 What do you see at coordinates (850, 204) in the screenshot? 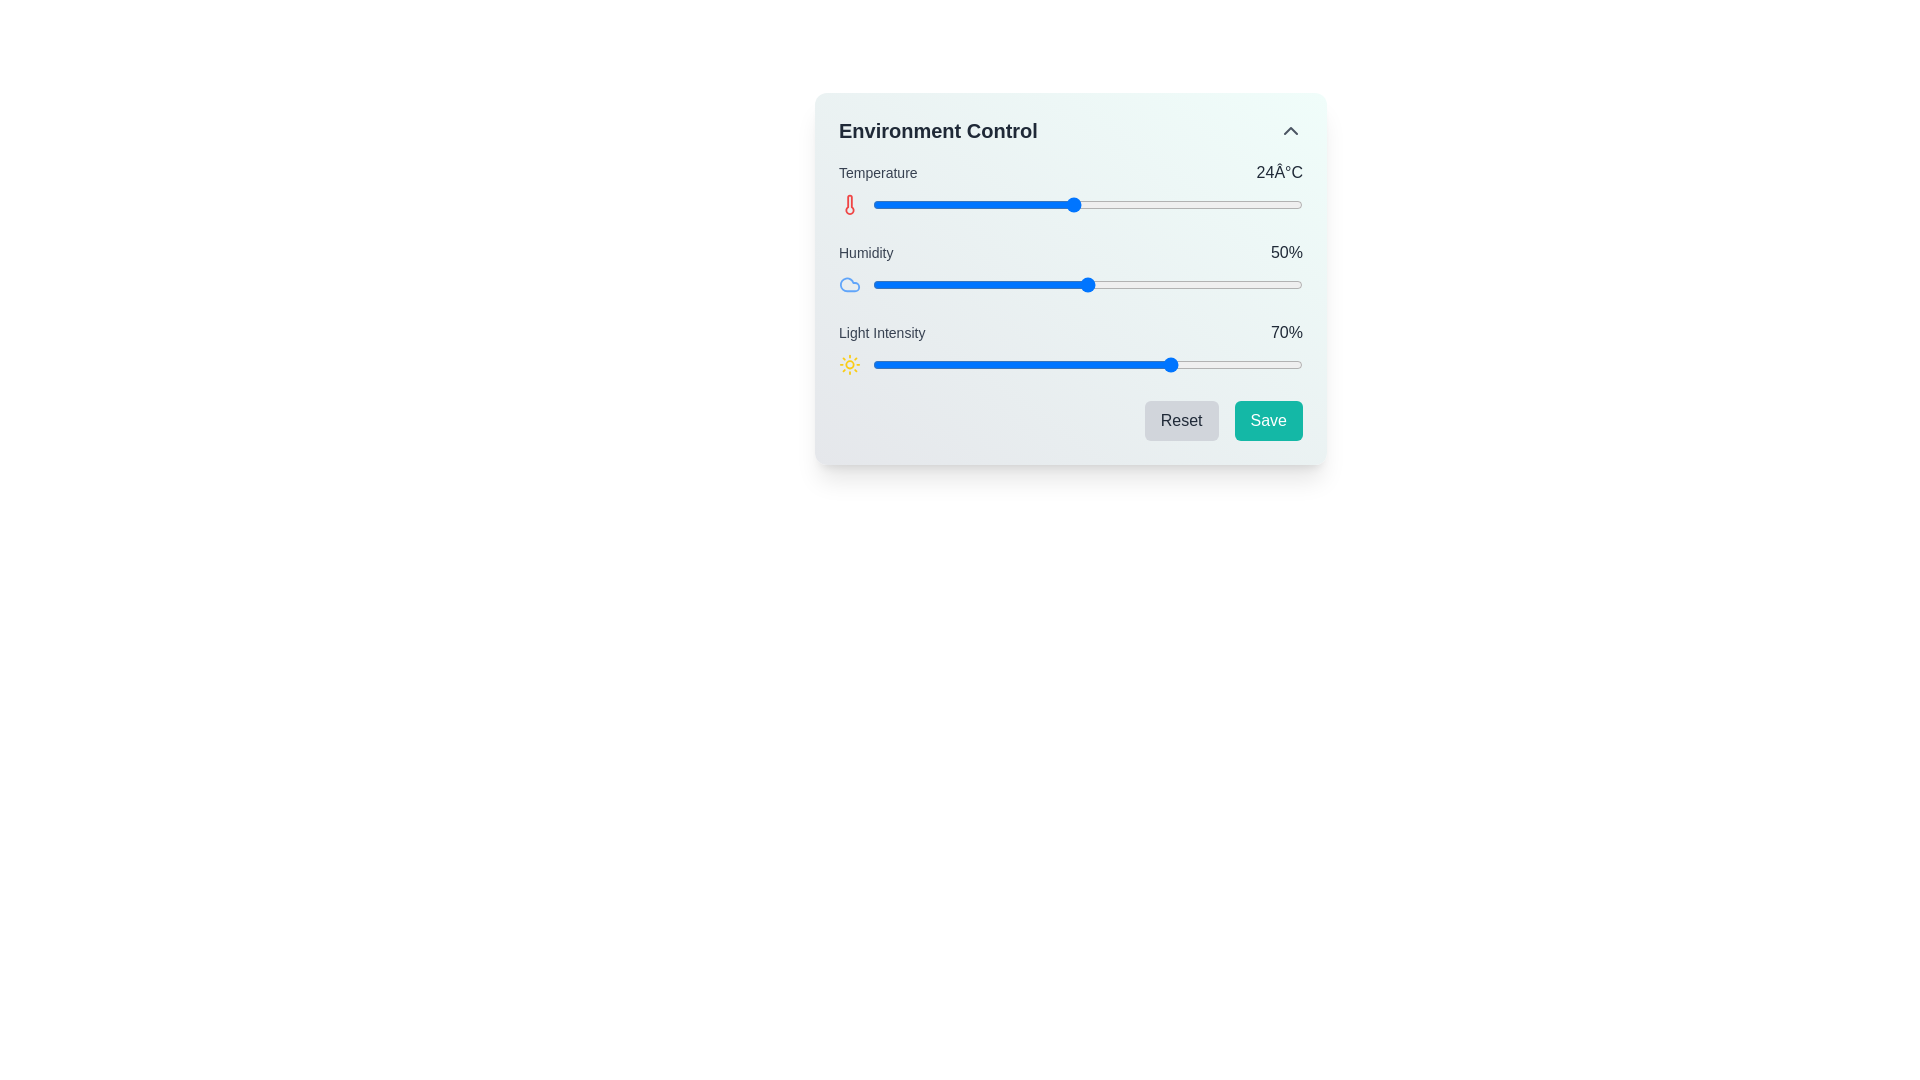
I see `the bold red thermometer icon located next to the 'Temperature' label in the 'Environment Control' panel` at bounding box center [850, 204].